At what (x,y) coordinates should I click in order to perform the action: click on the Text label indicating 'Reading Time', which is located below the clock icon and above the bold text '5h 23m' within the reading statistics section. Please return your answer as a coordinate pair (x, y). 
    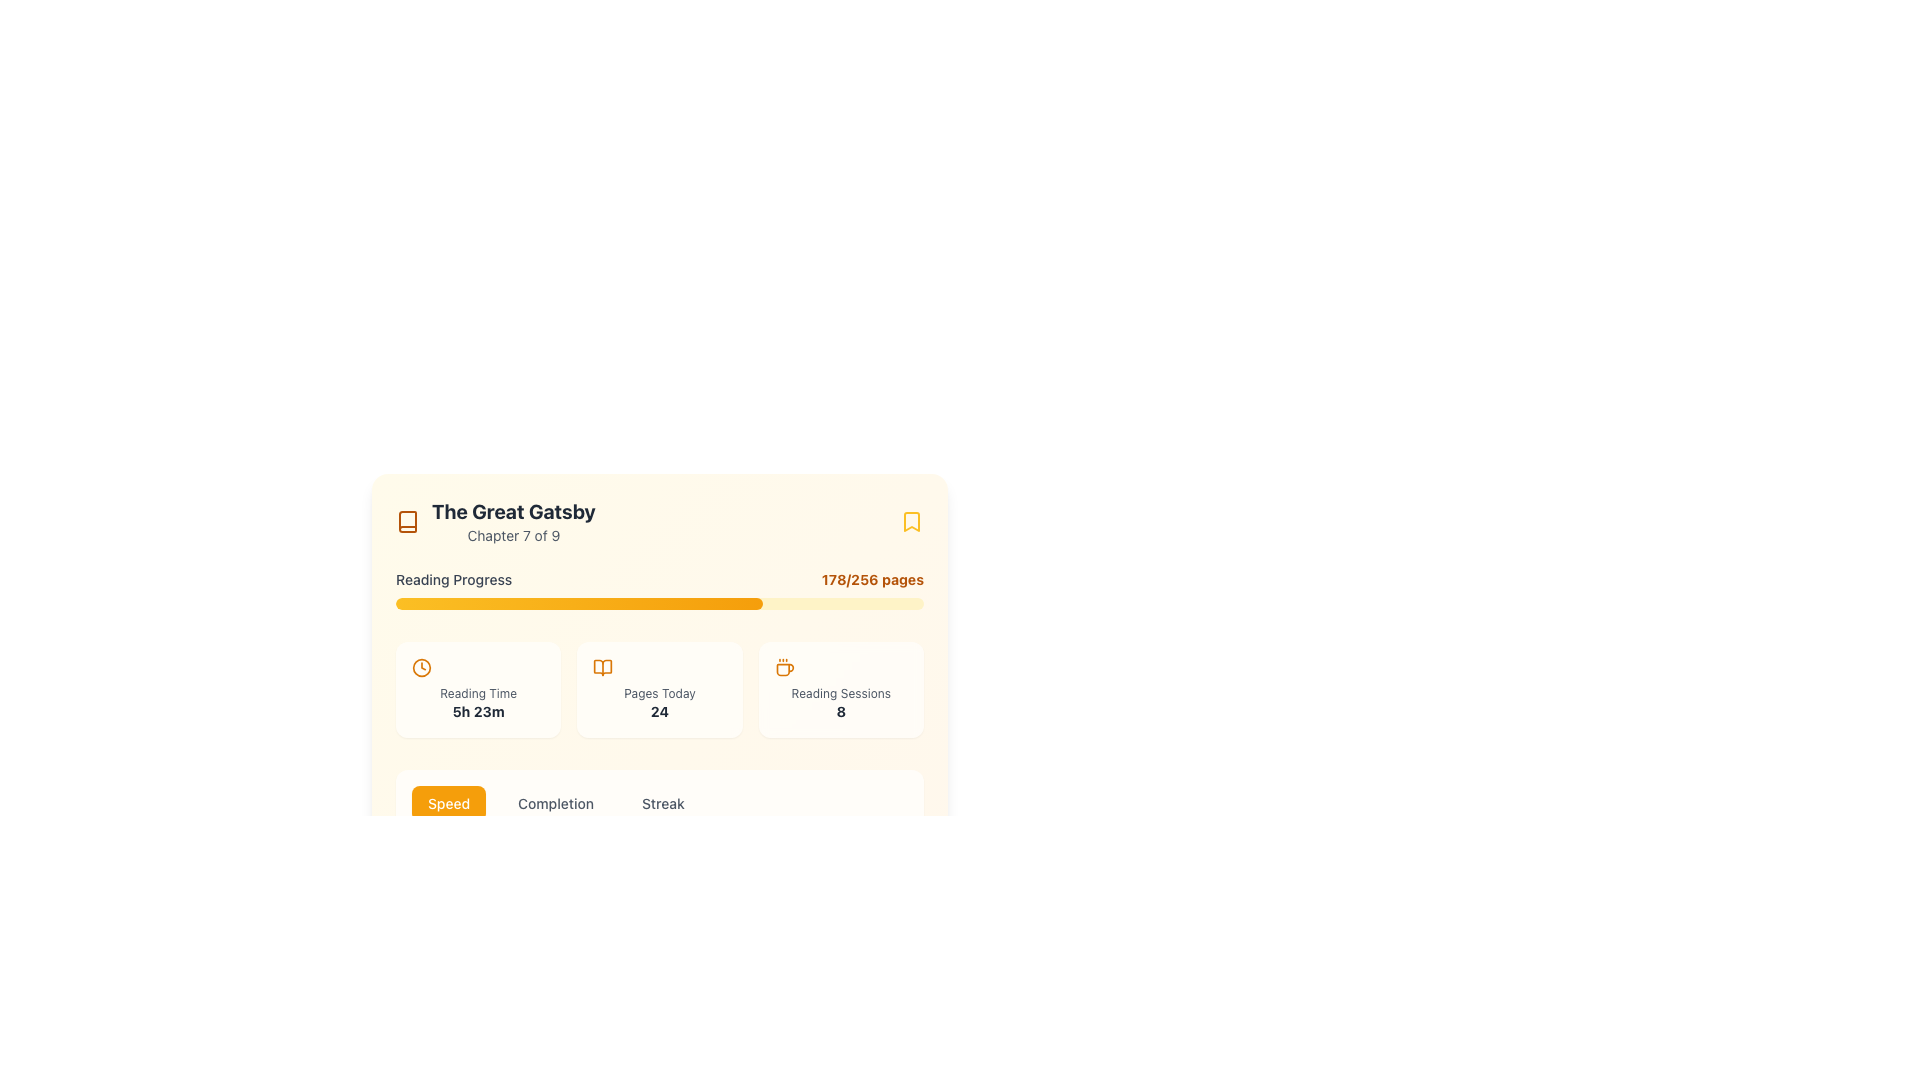
    Looking at the image, I should click on (477, 693).